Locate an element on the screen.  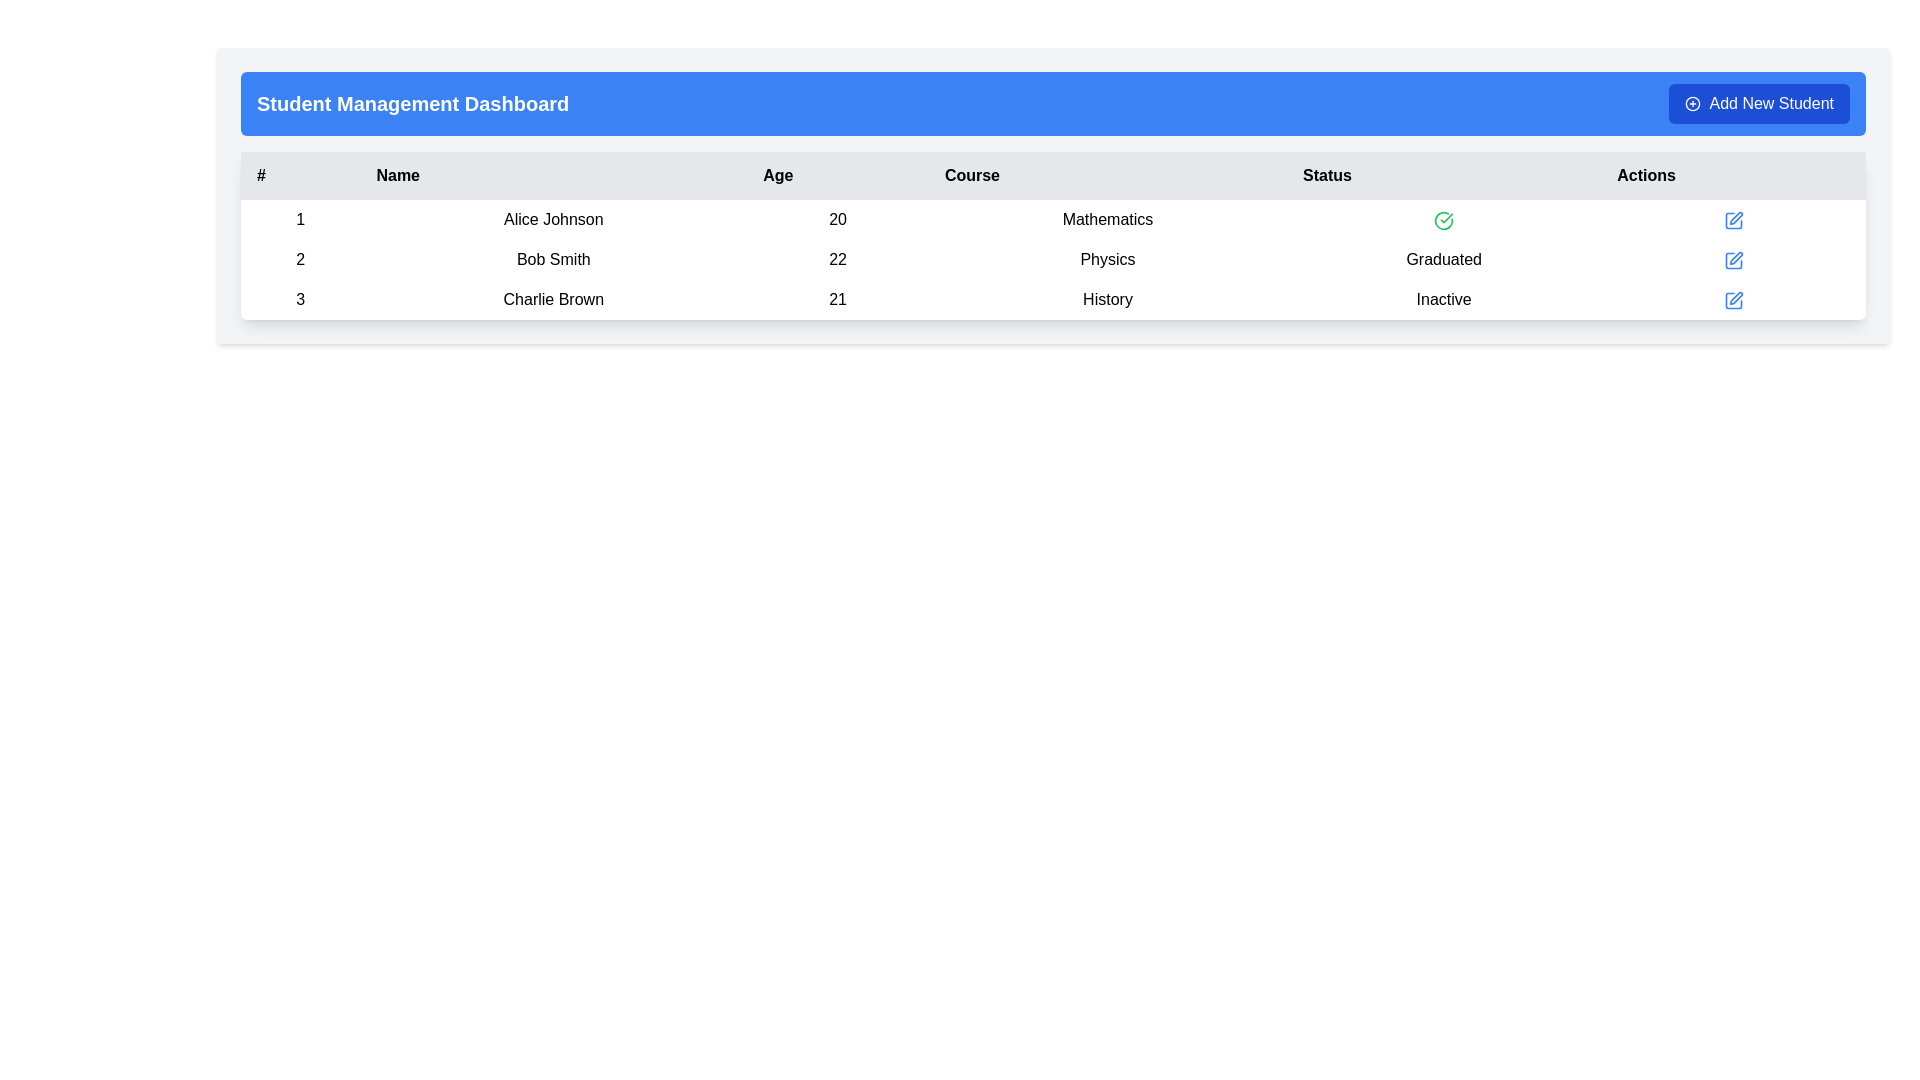
the text label displaying the name 'Charlie Brown' in the second column of the third row of the dataset table is located at coordinates (553, 300).